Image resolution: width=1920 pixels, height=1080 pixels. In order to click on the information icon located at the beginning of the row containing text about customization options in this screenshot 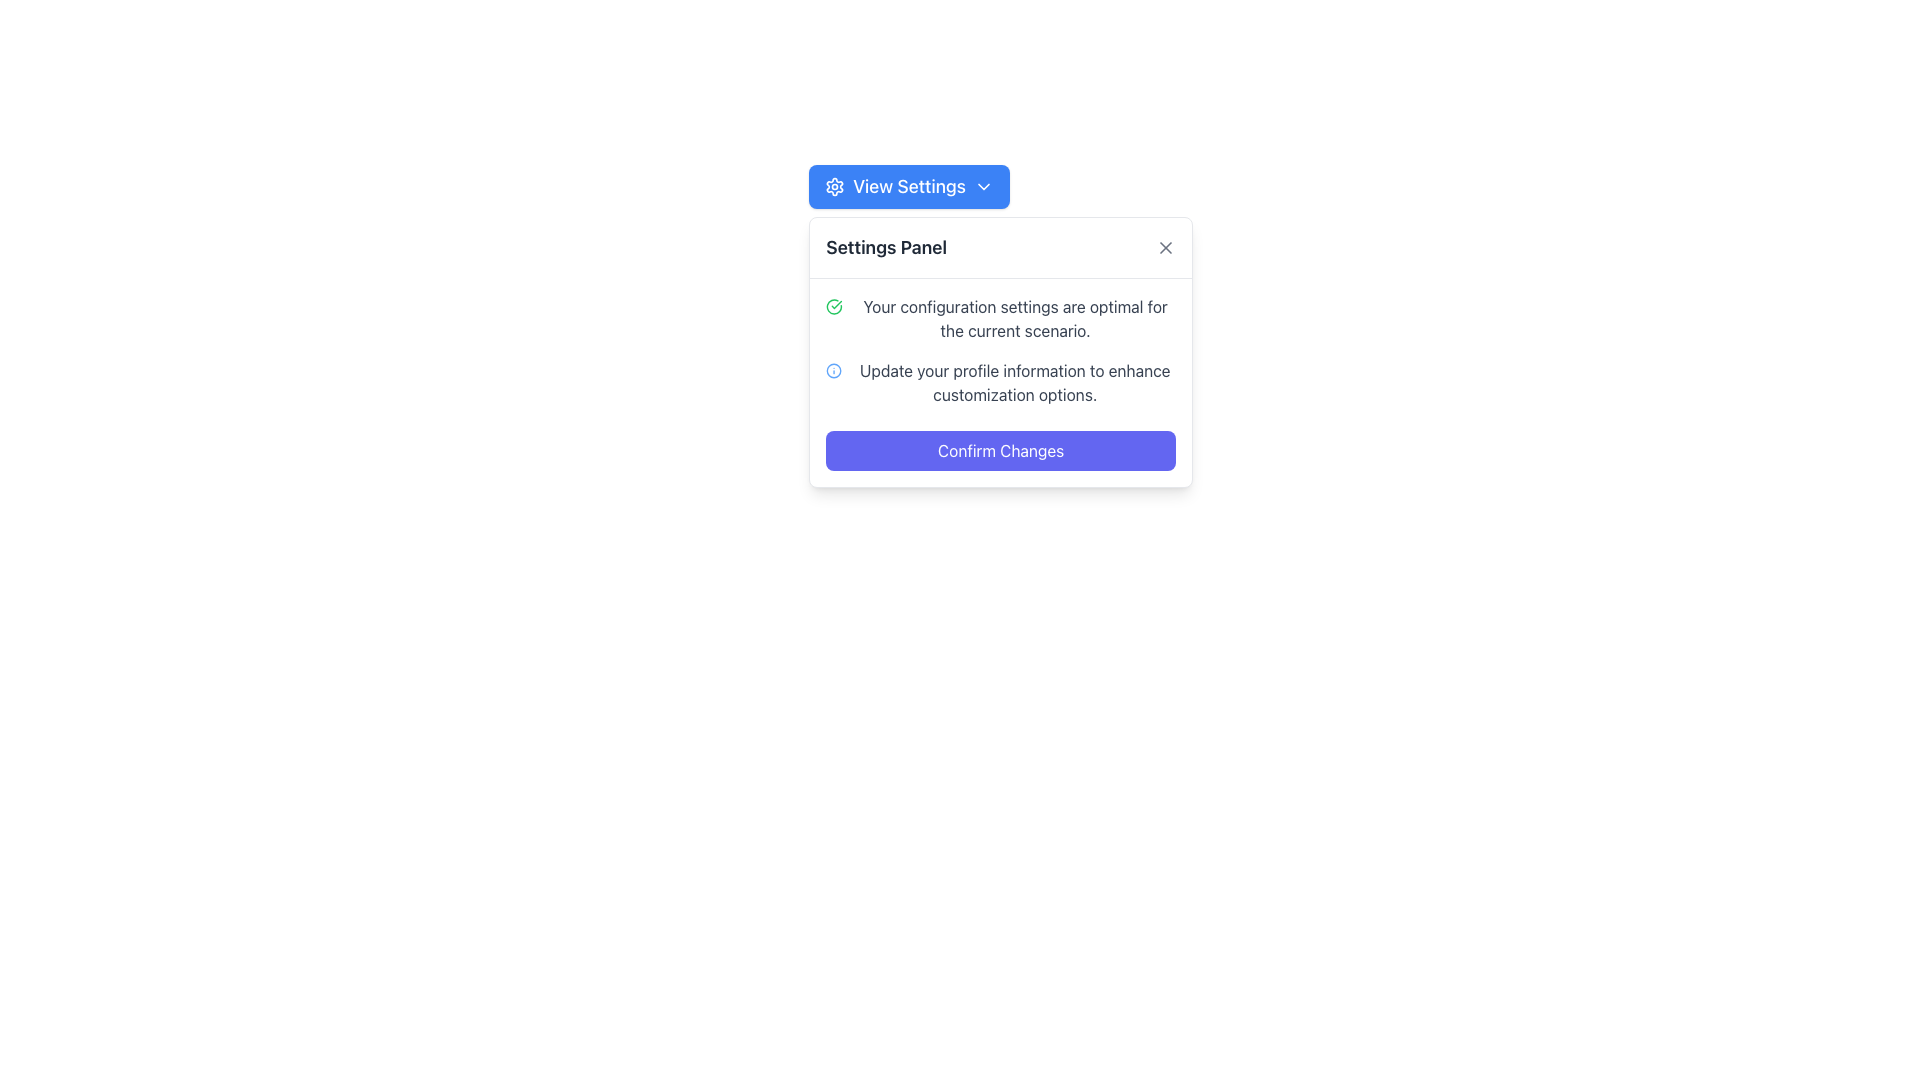, I will do `click(834, 370)`.